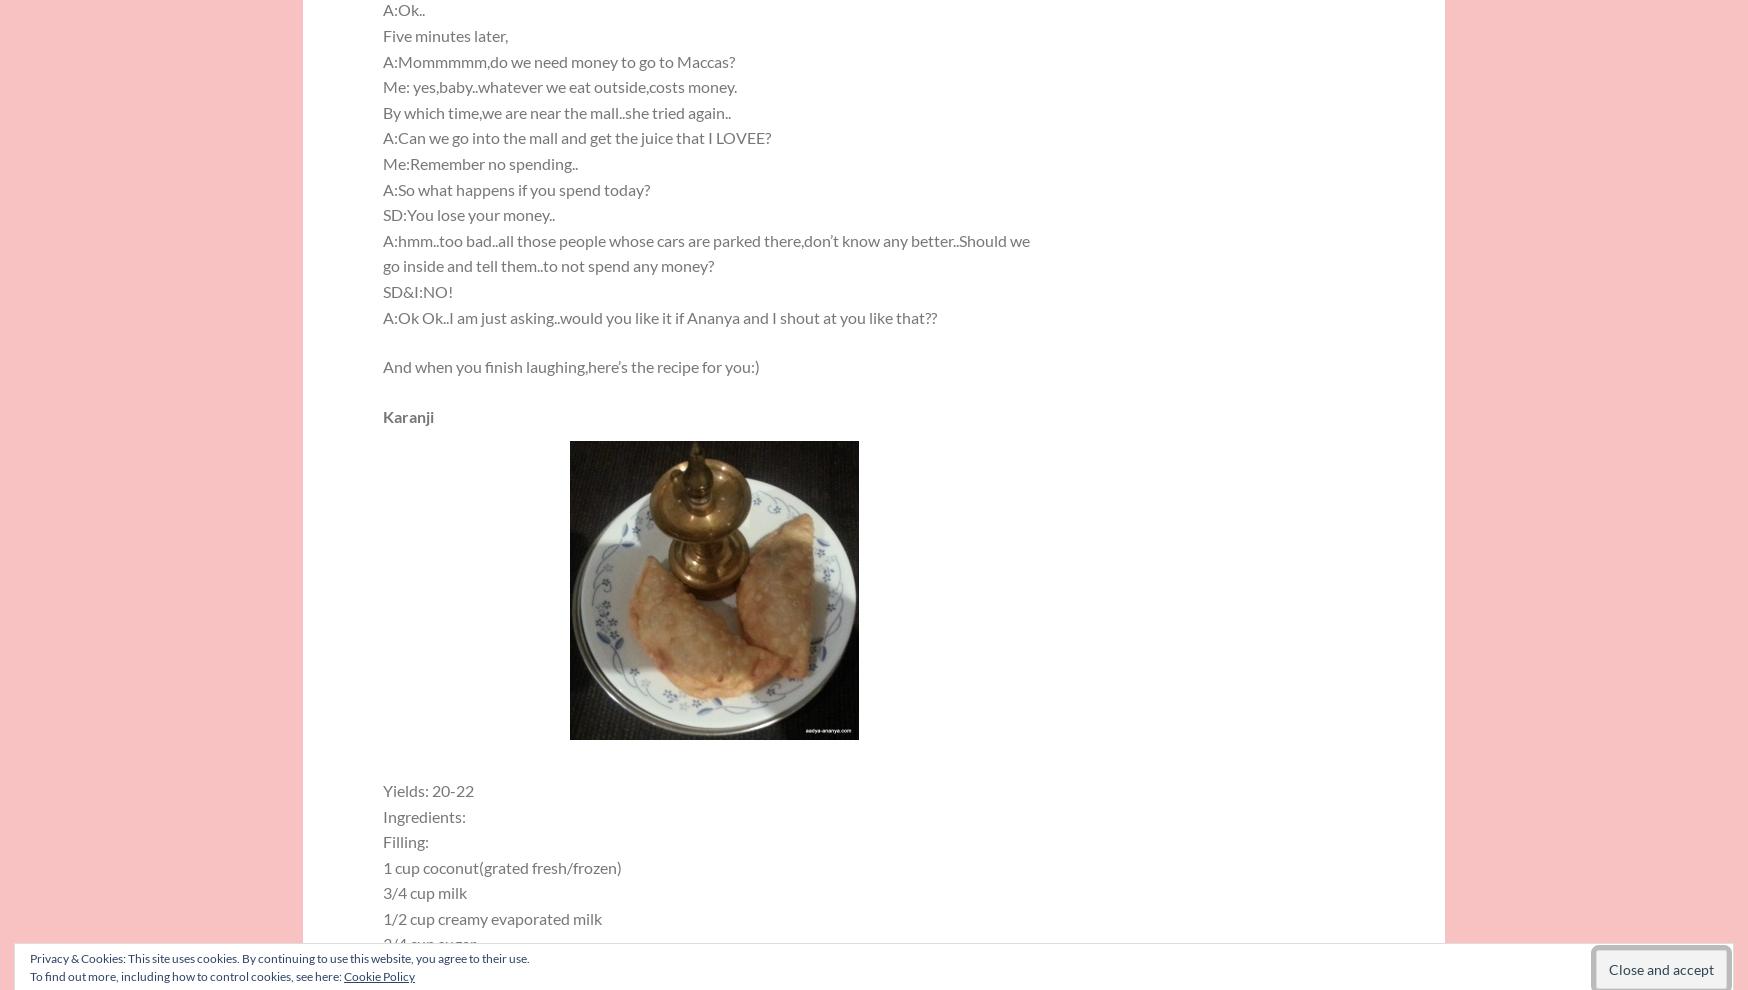 The image size is (1748, 990). Describe the element at coordinates (571, 366) in the screenshot. I see `'And when you finish laughing,here’s the recipe for you:)'` at that location.